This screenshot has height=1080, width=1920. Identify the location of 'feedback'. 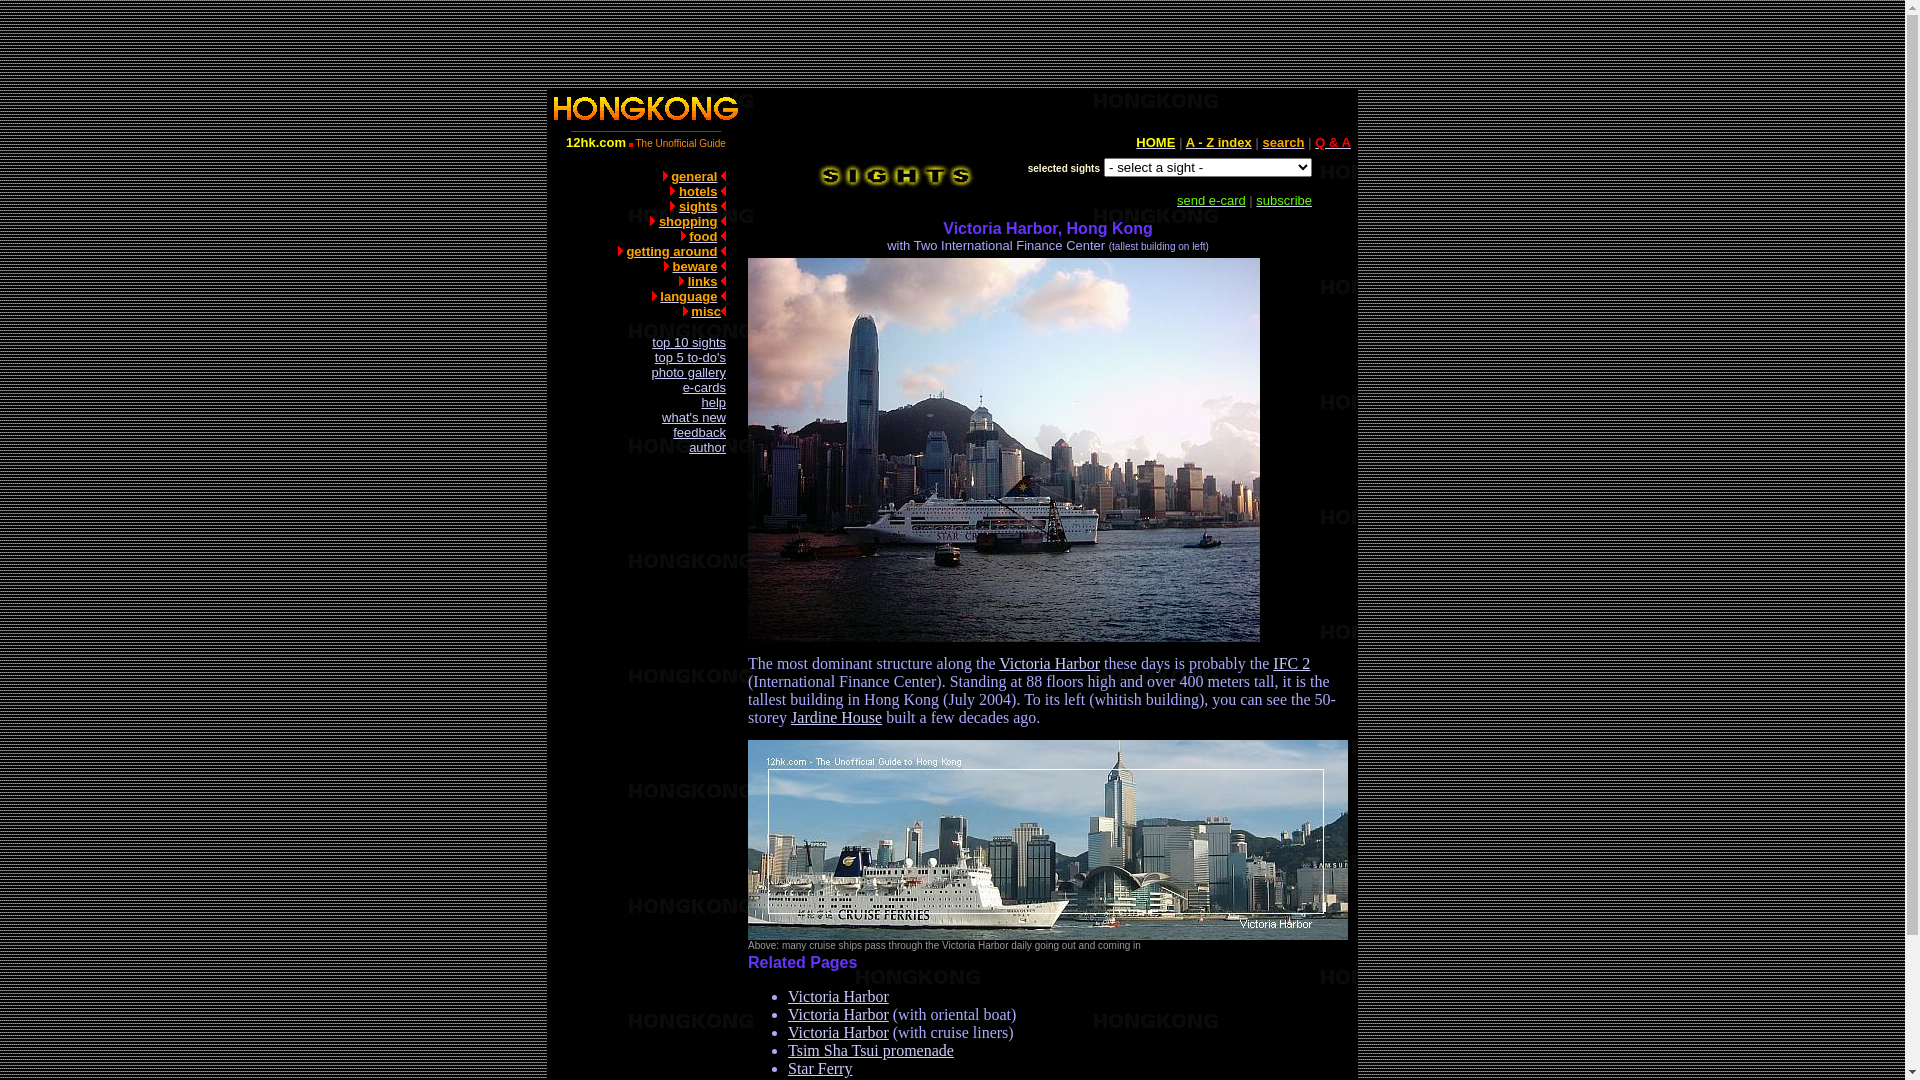
(699, 431).